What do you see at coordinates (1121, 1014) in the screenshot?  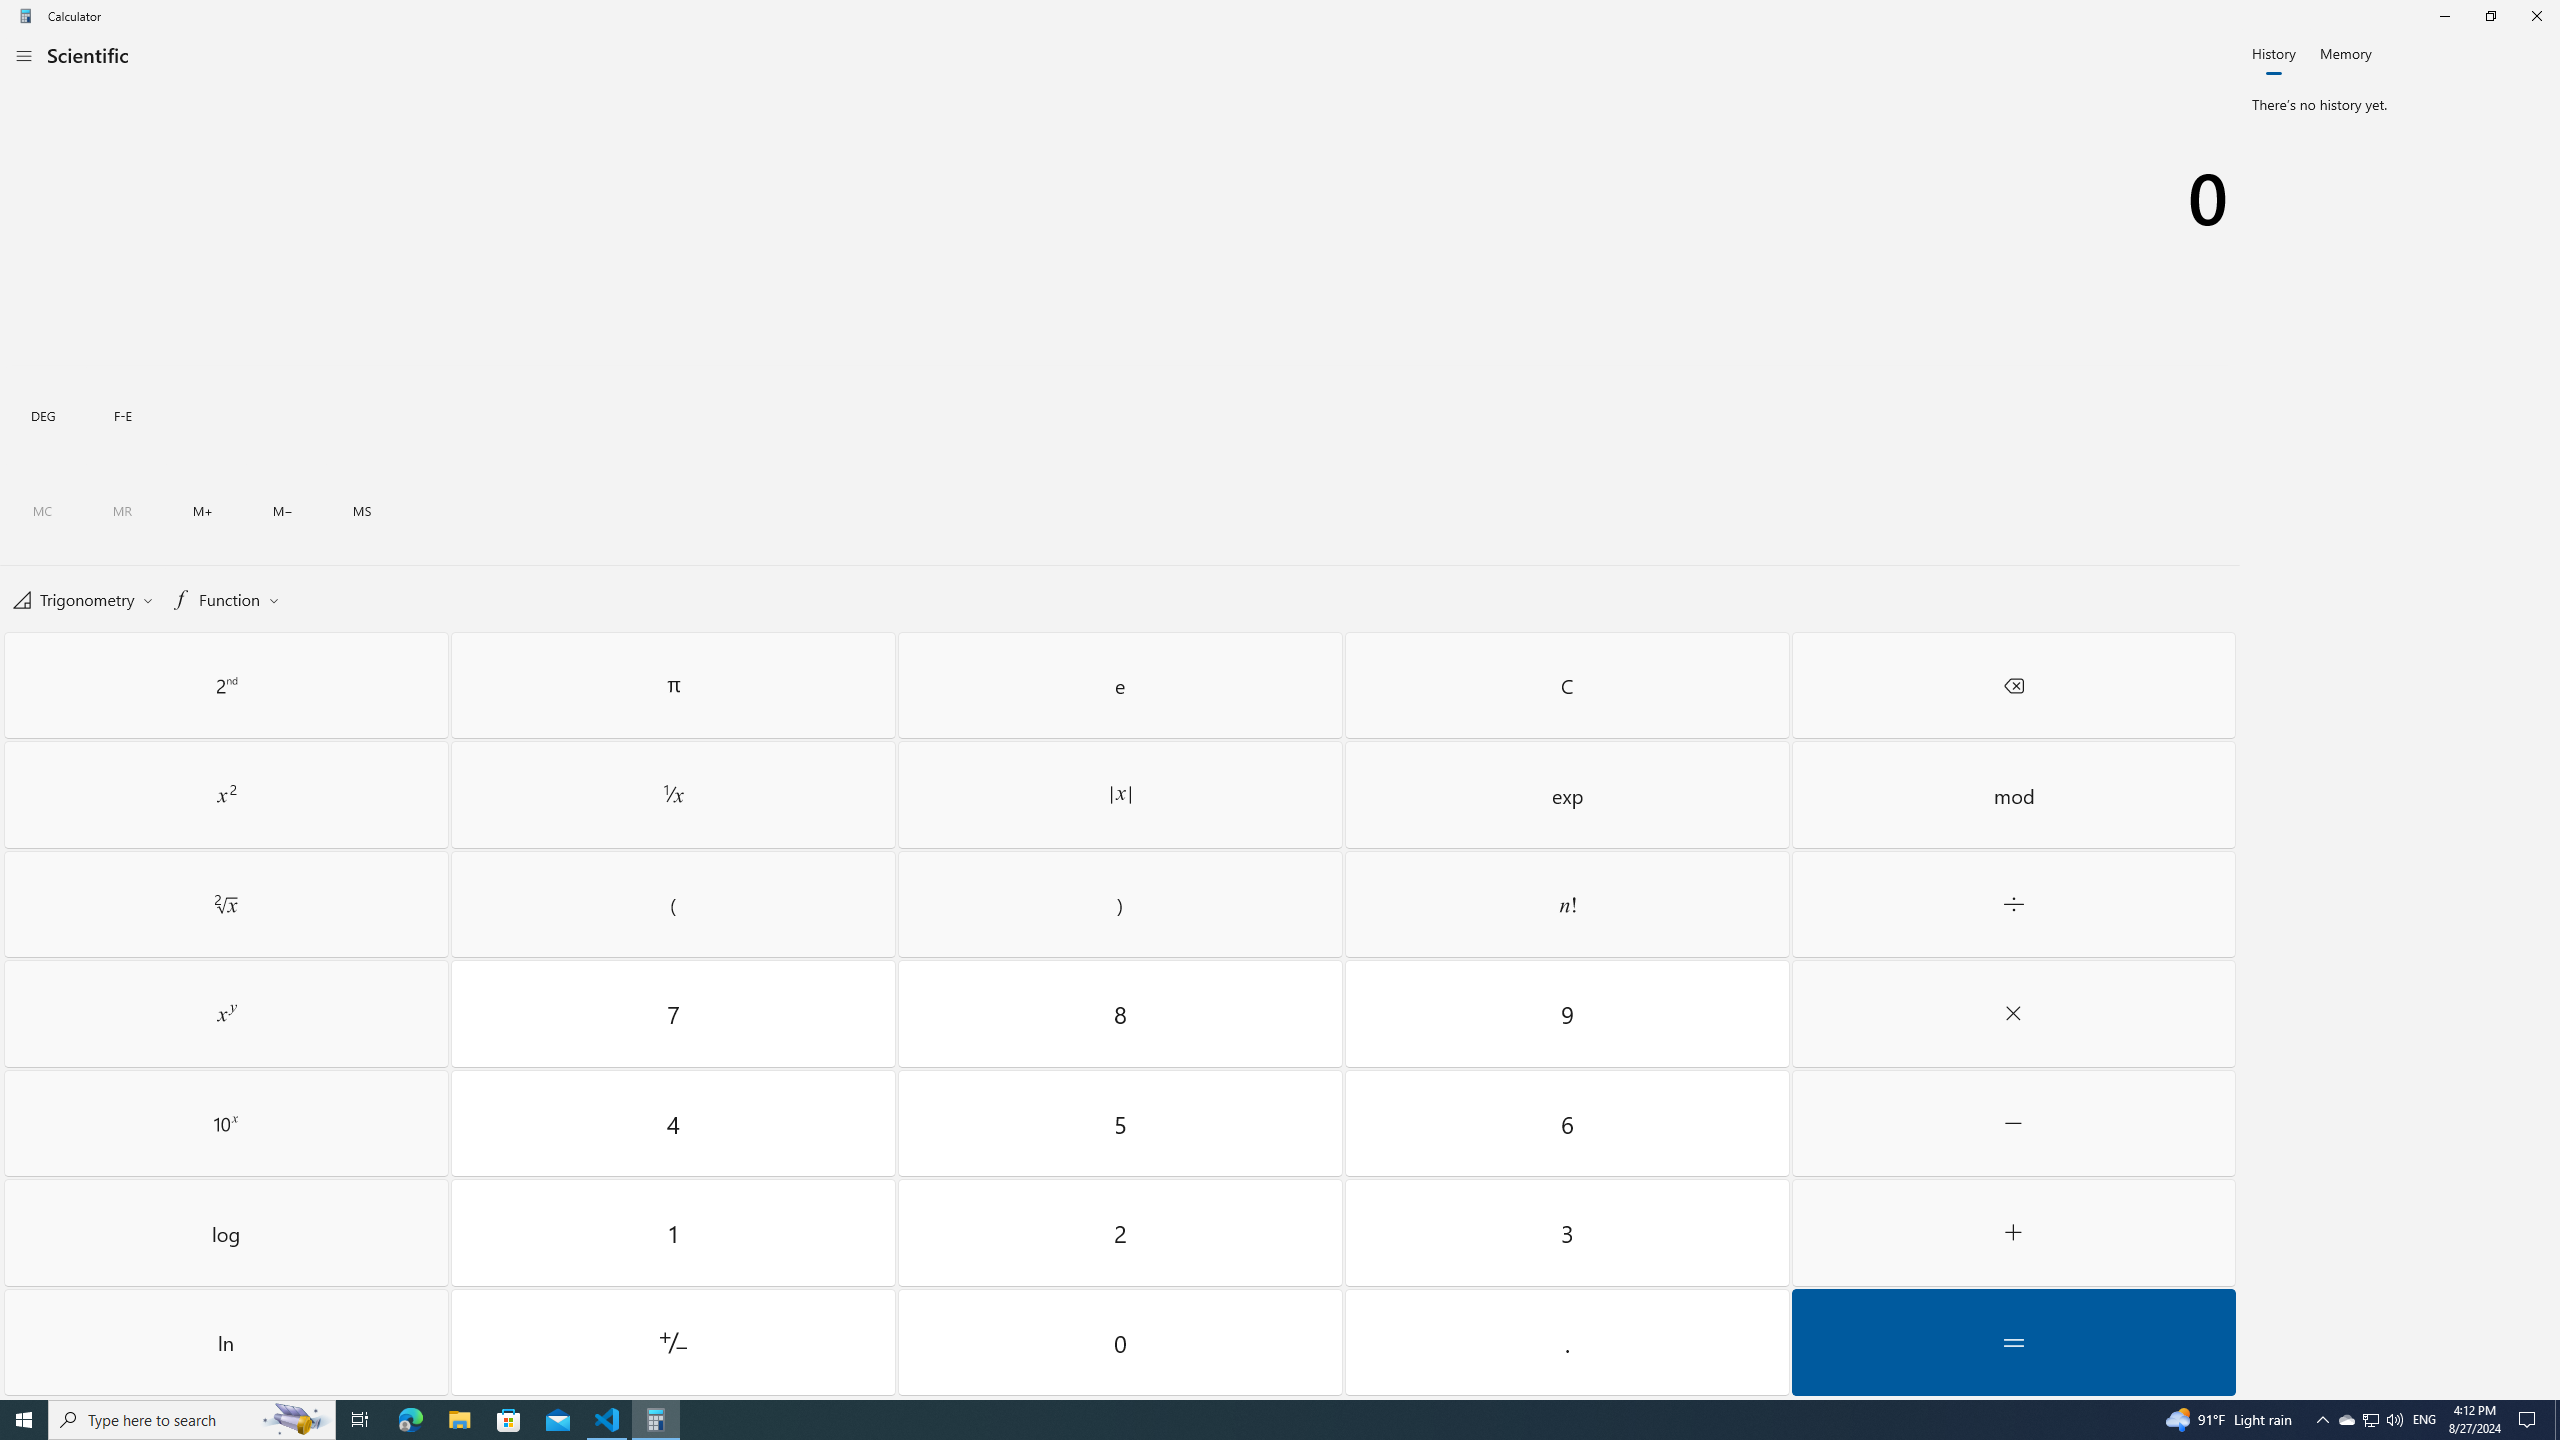 I see `'Eight'` at bounding box center [1121, 1014].